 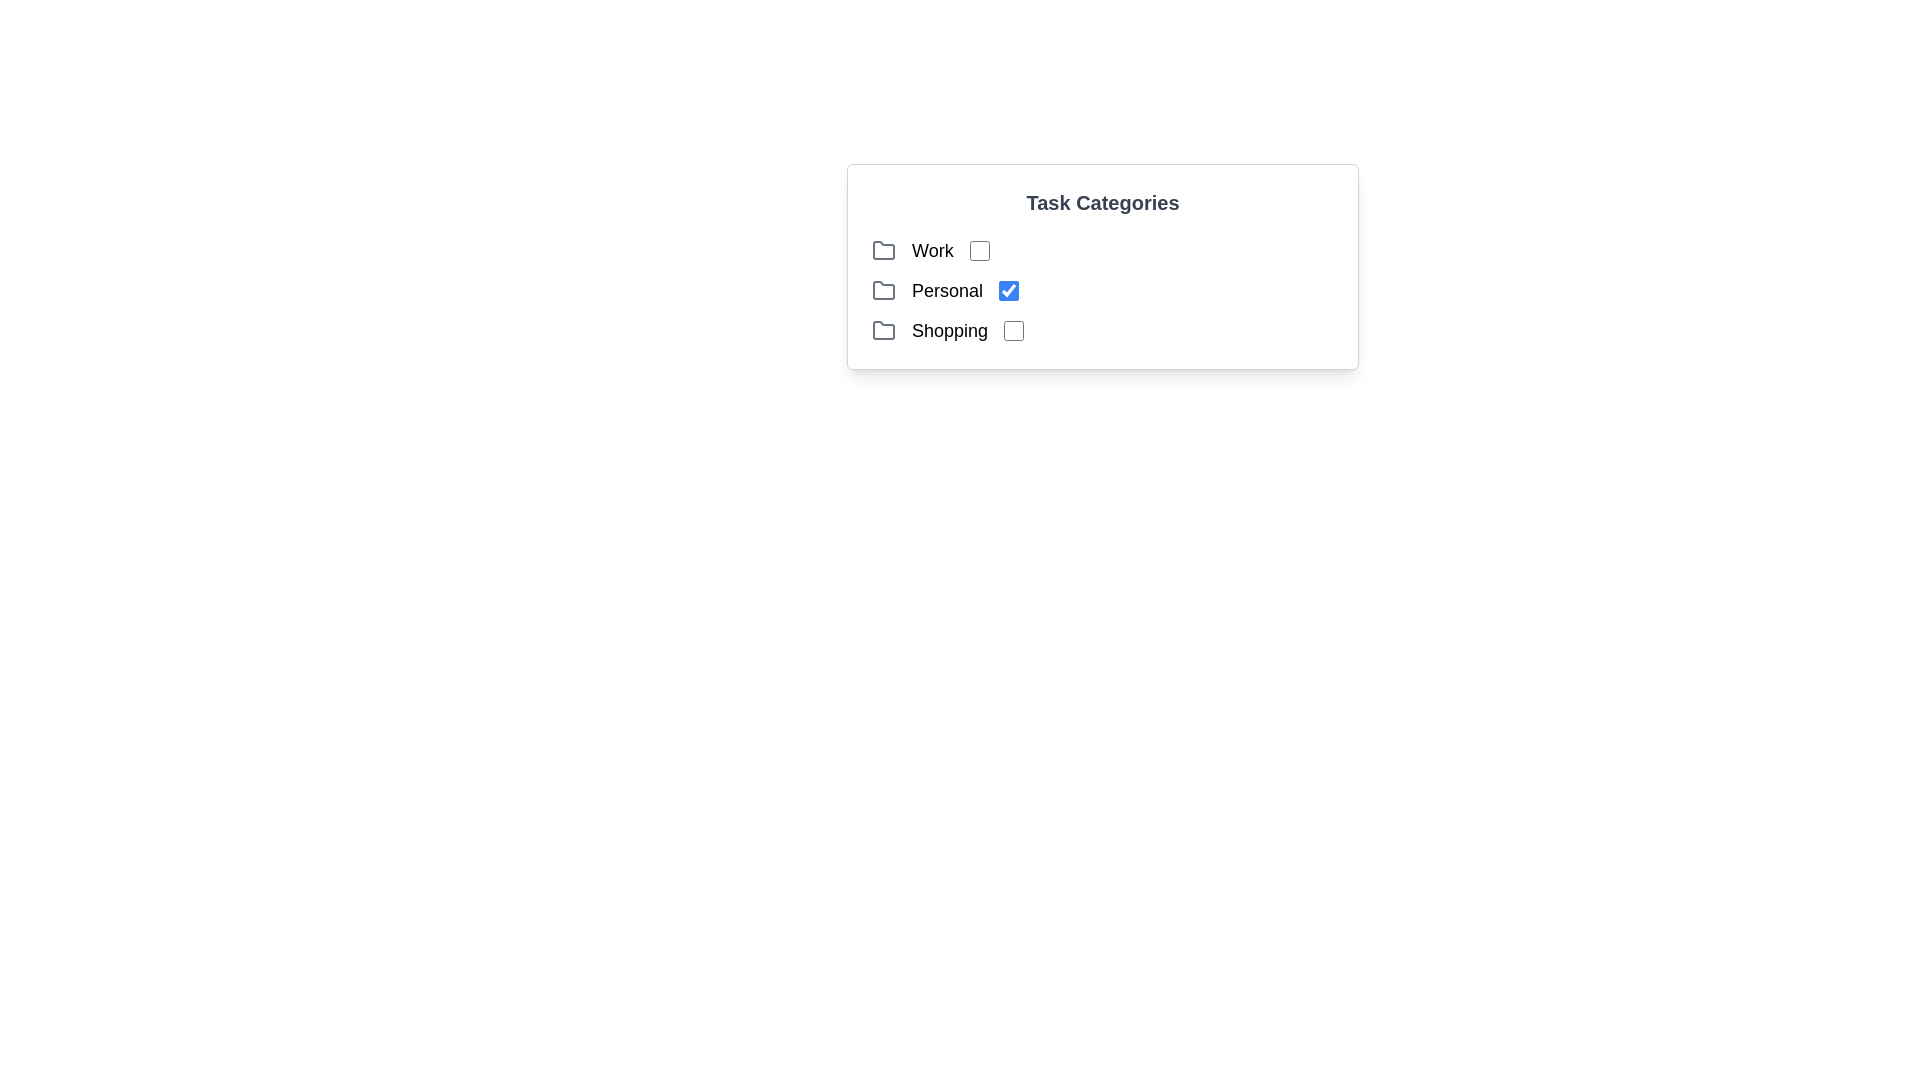 What do you see at coordinates (946, 290) in the screenshot?
I see `'Personal' Text Label located in the second row of the task categories, positioned between a folder icon and a checkbox` at bounding box center [946, 290].